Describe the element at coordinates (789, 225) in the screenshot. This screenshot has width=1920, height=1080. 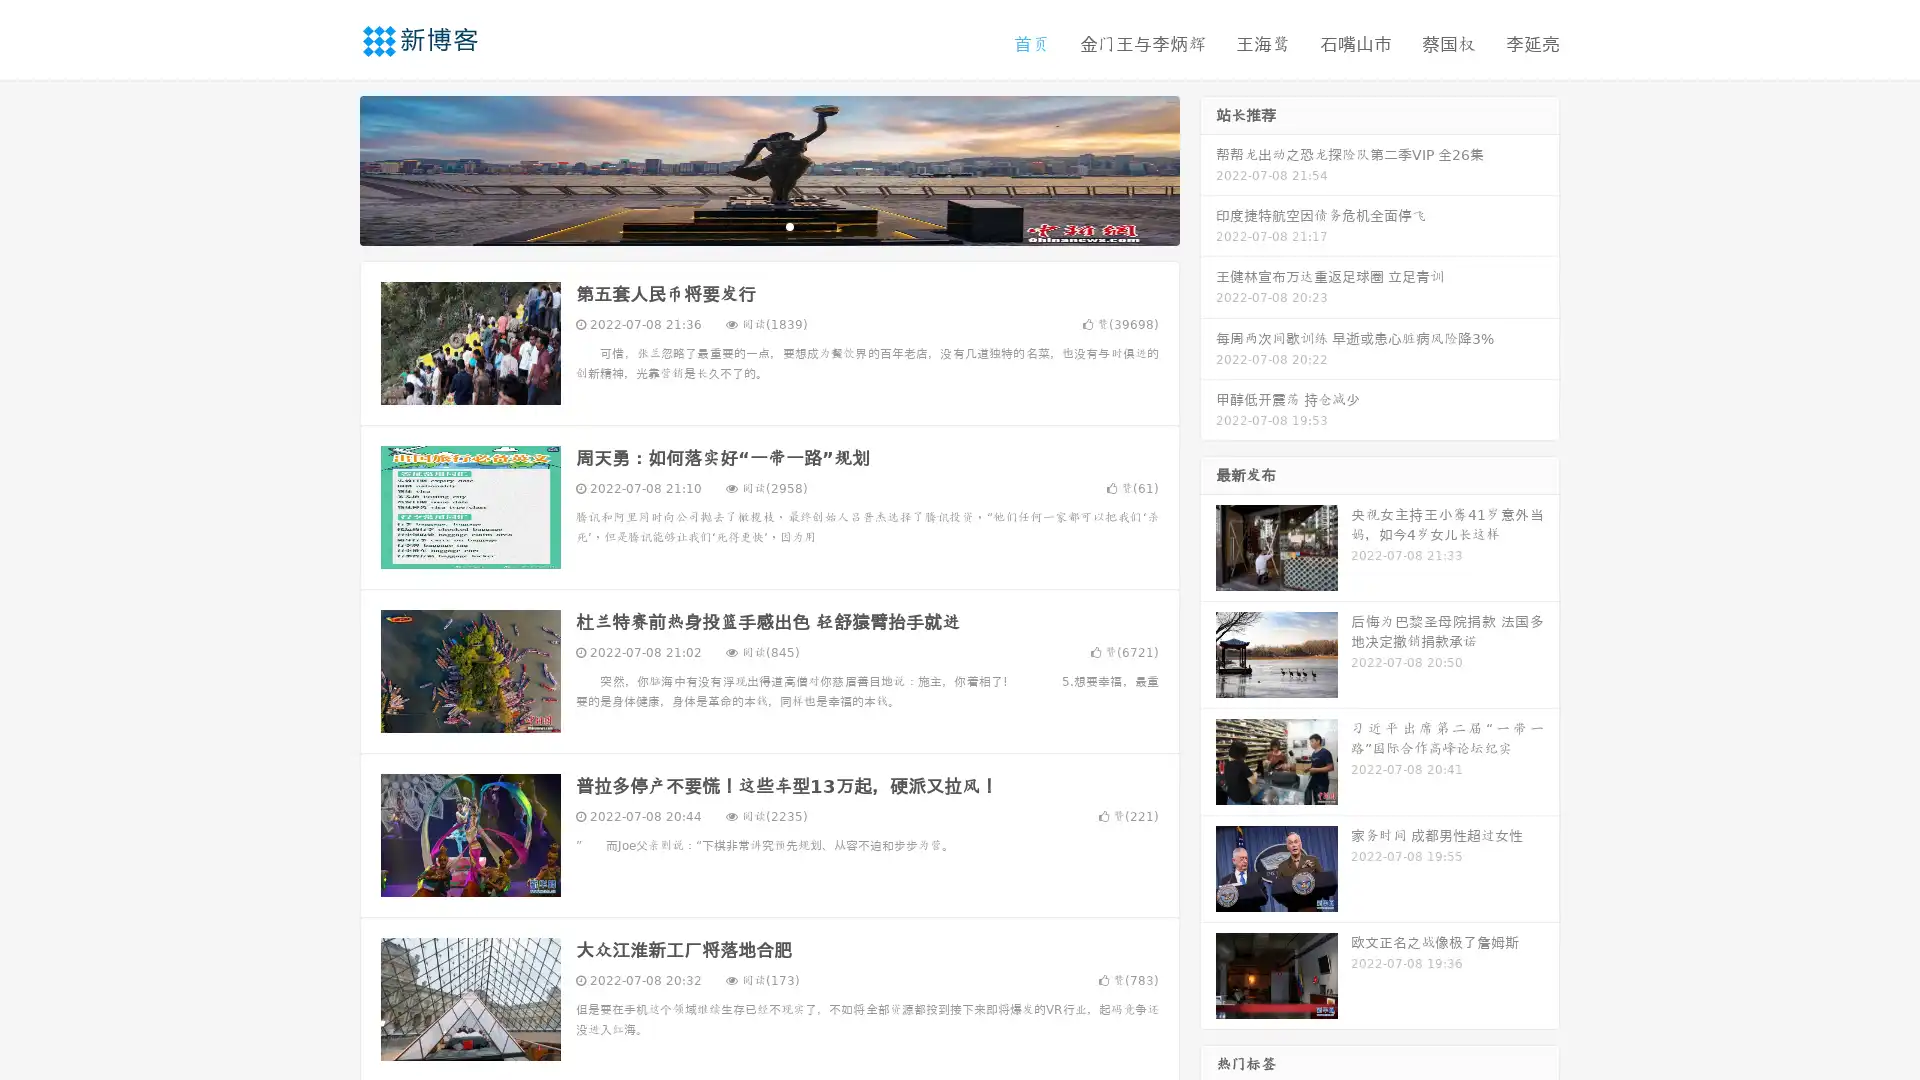
I see `Go to slide 3` at that location.